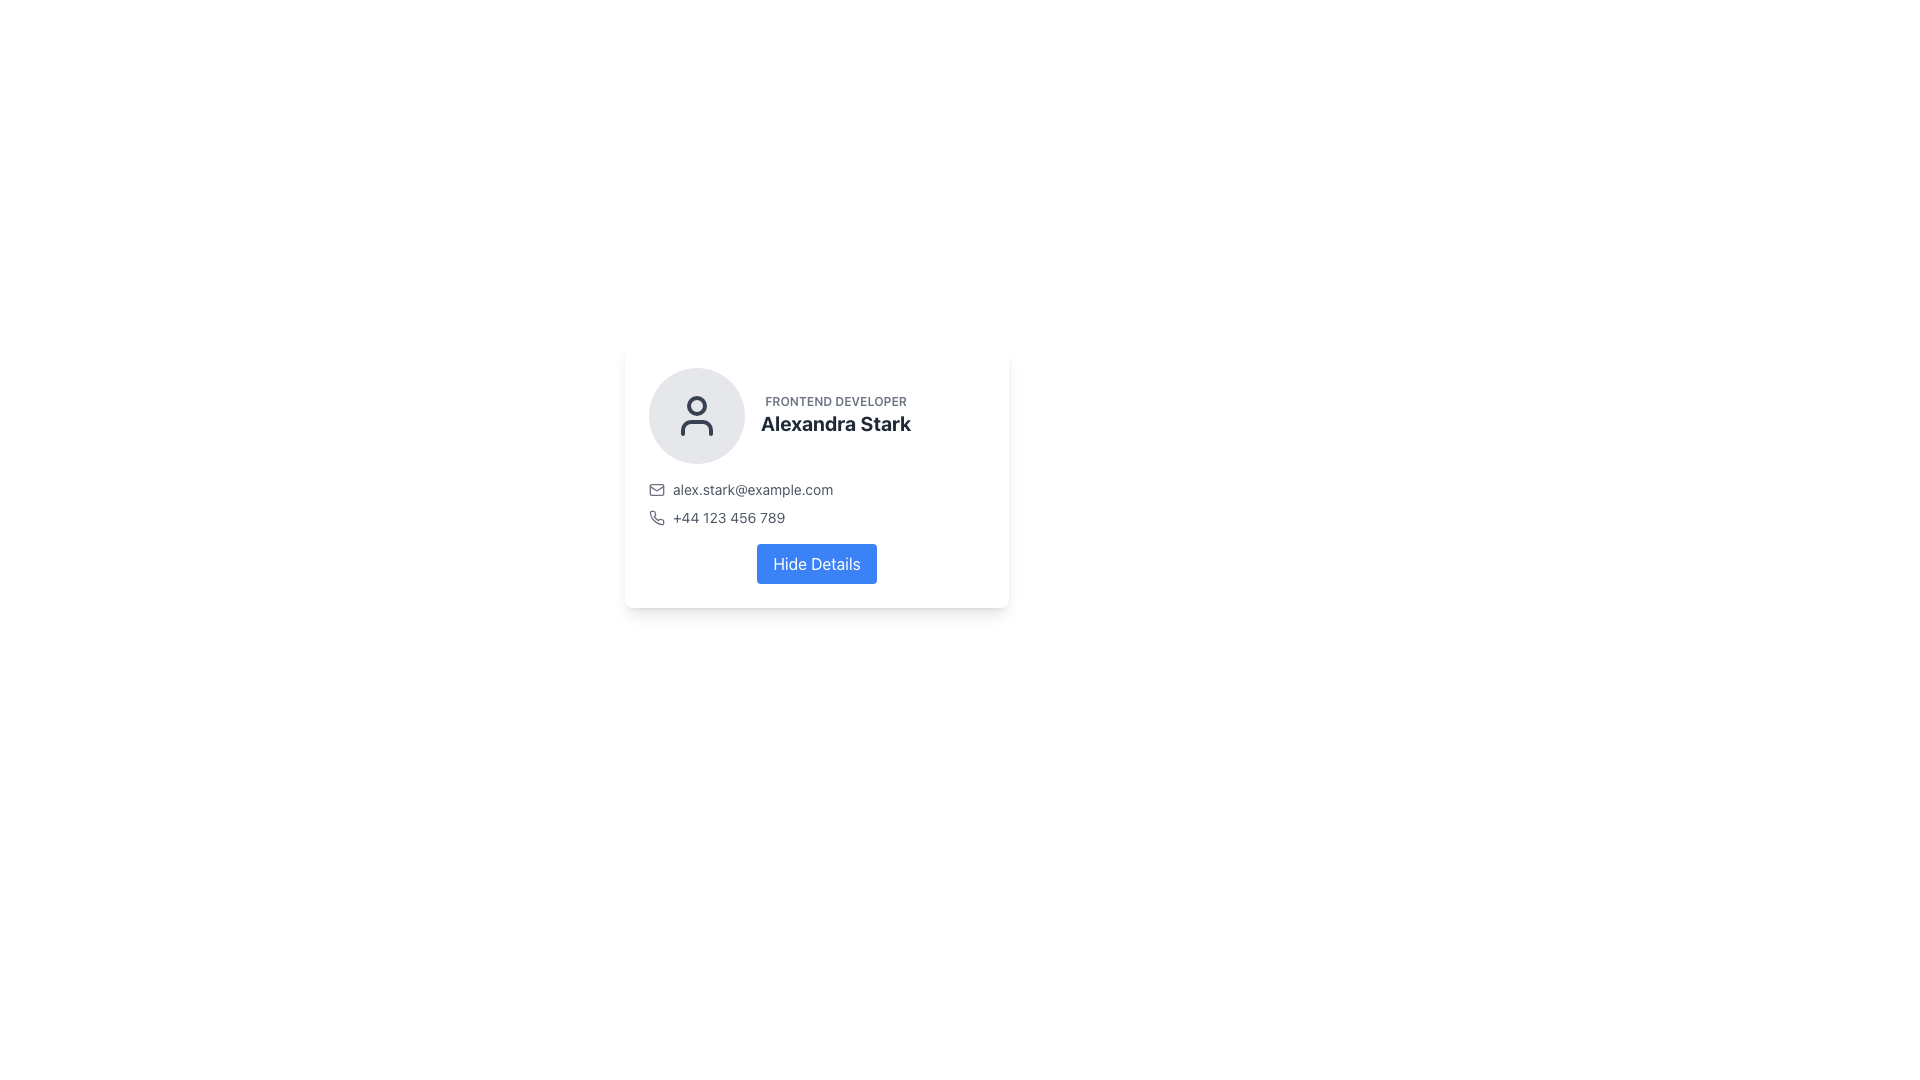  Describe the element at coordinates (696, 405) in the screenshot. I see `the circular graphical component that depicts the head in the user profile icon located in the left section of the user card interface` at that location.